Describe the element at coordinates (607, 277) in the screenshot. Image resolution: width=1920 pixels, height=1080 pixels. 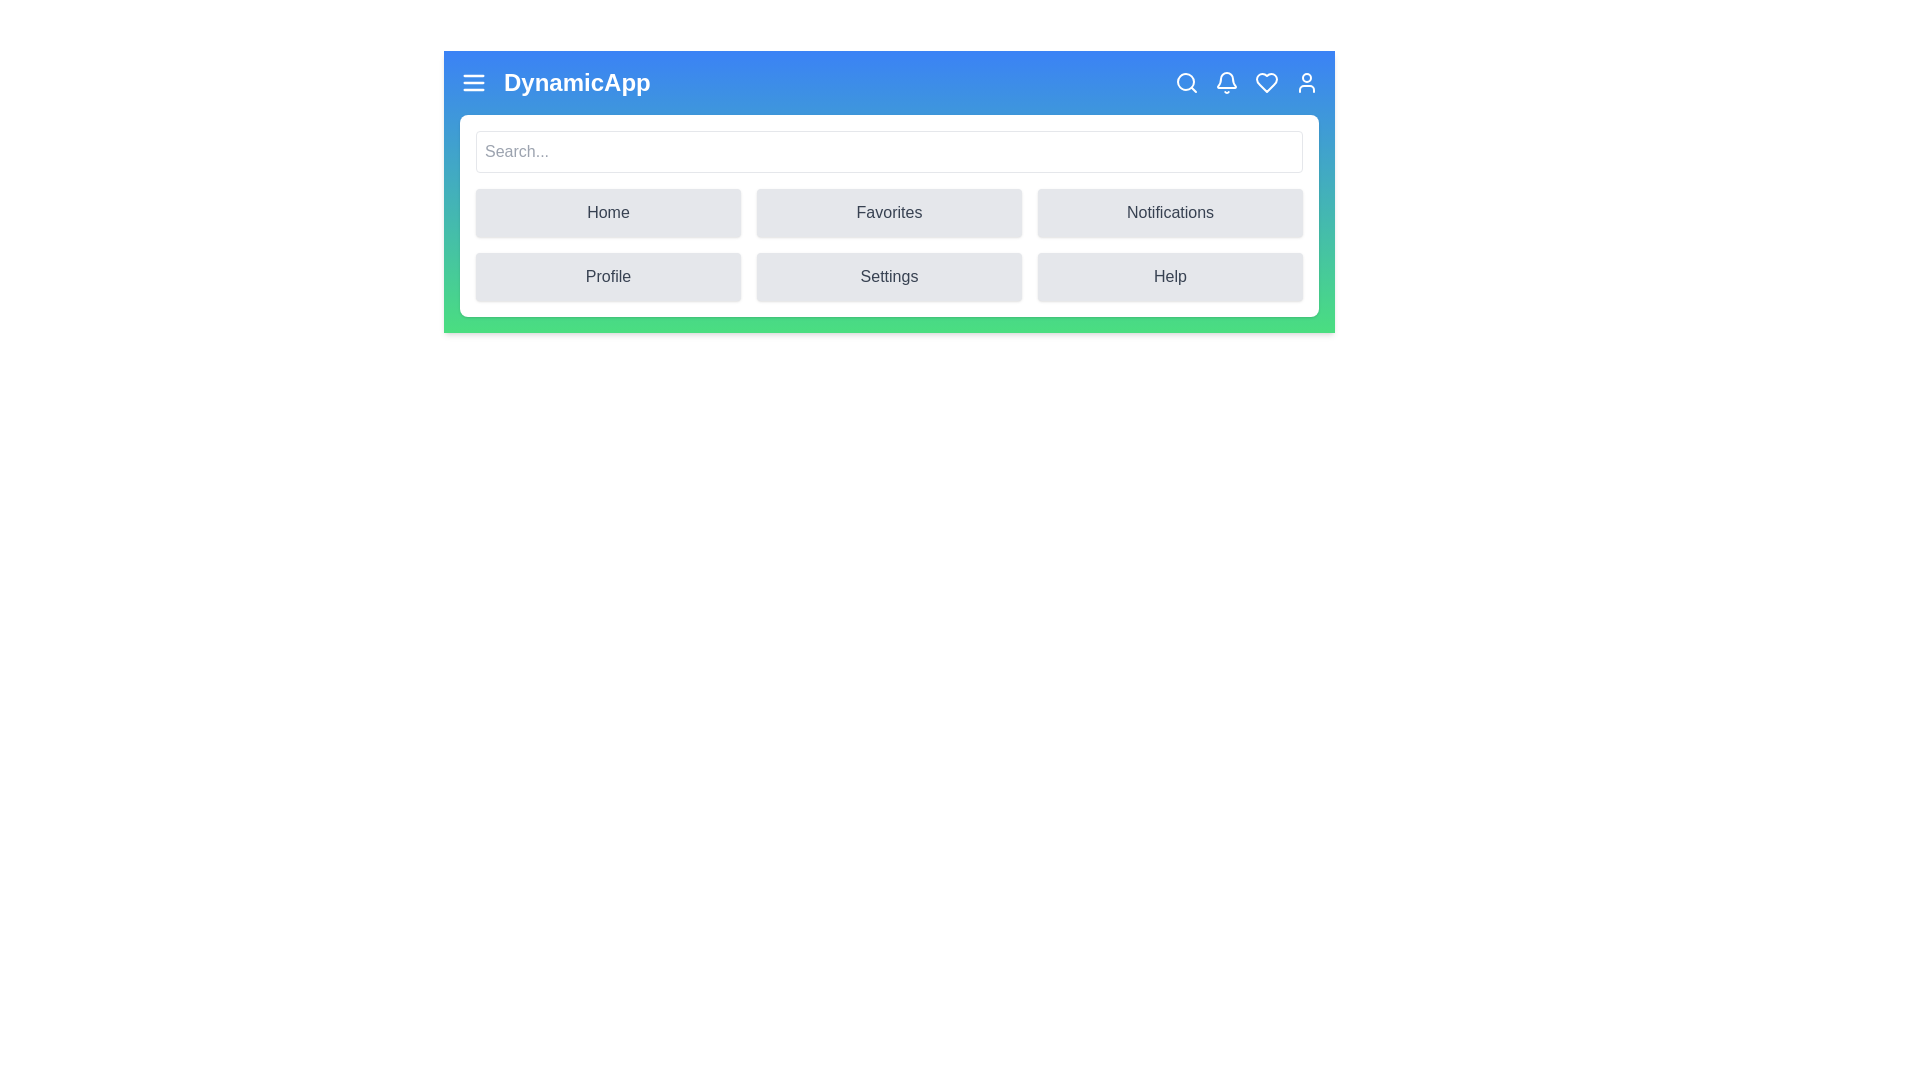
I see `the 'Profile' button in the menu` at that location.